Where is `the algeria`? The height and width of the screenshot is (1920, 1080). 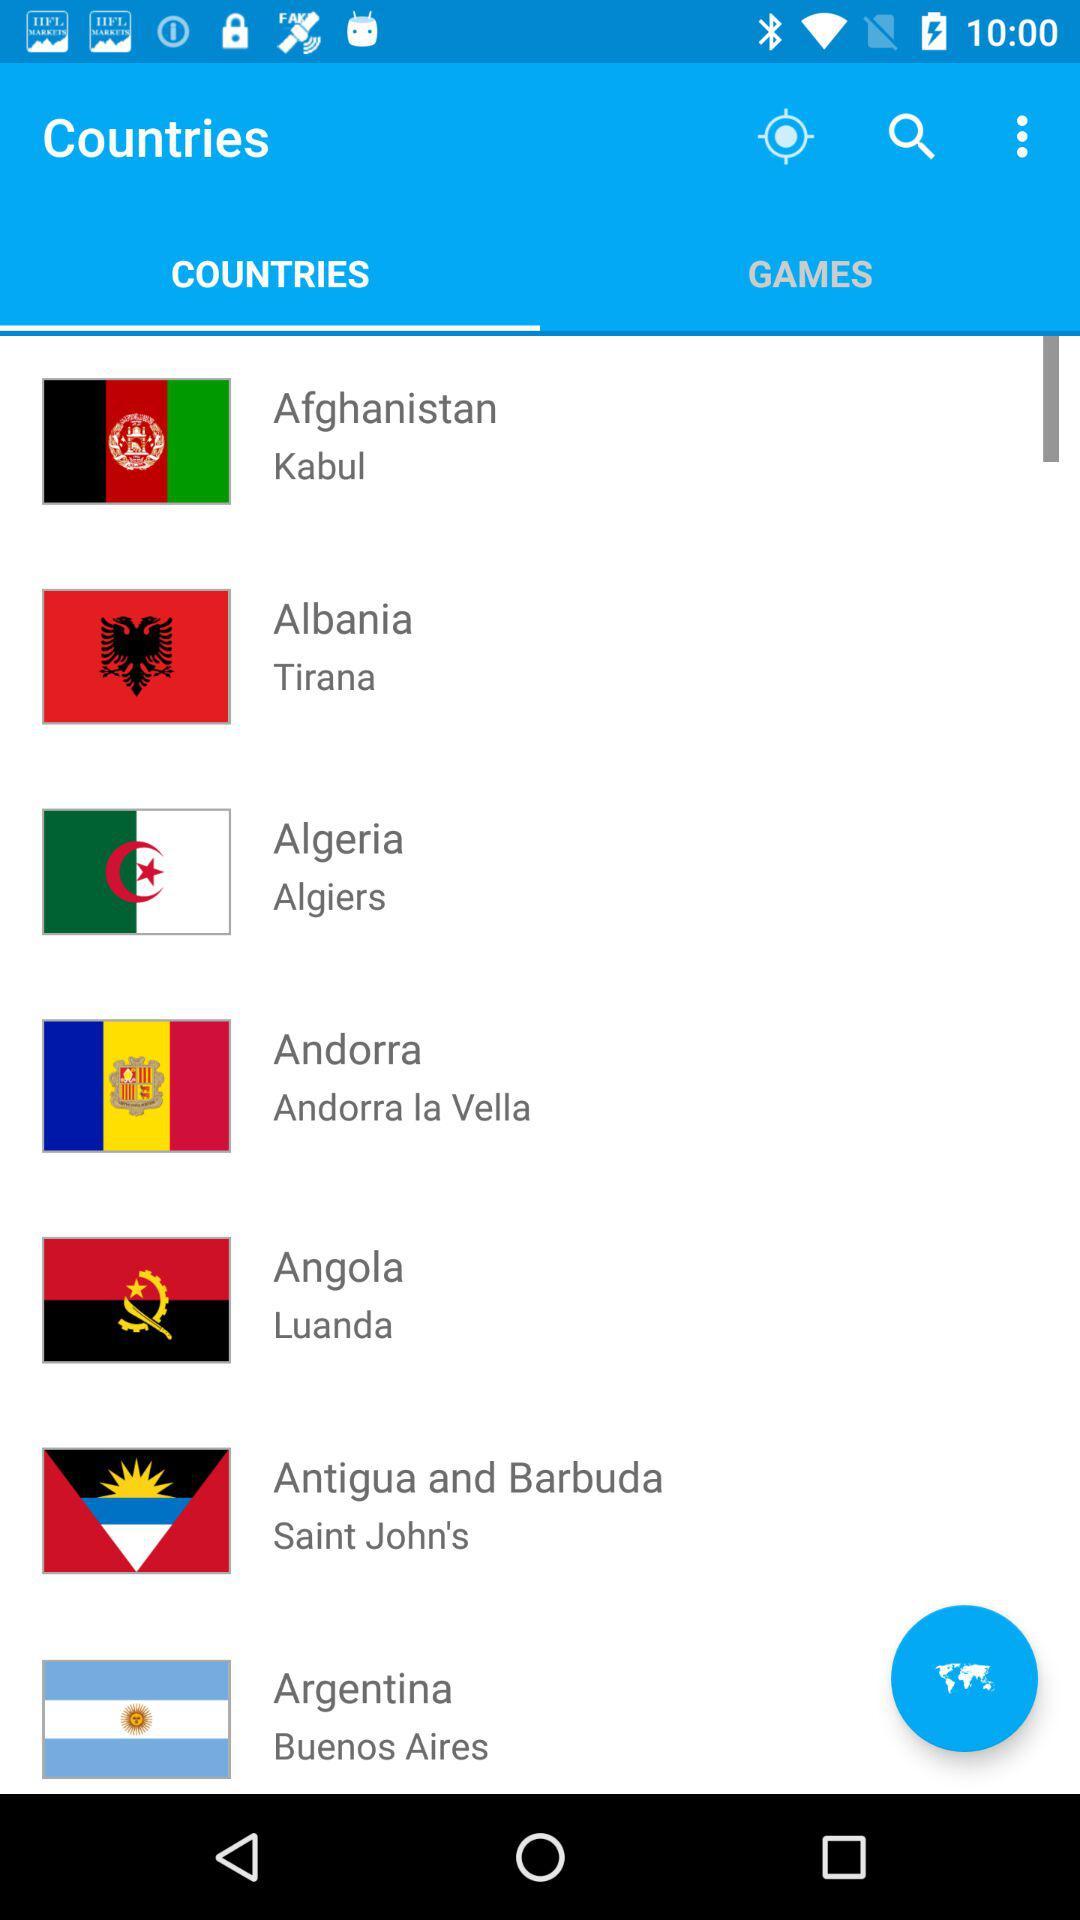 the algeria is located at coordinates (337, 818).